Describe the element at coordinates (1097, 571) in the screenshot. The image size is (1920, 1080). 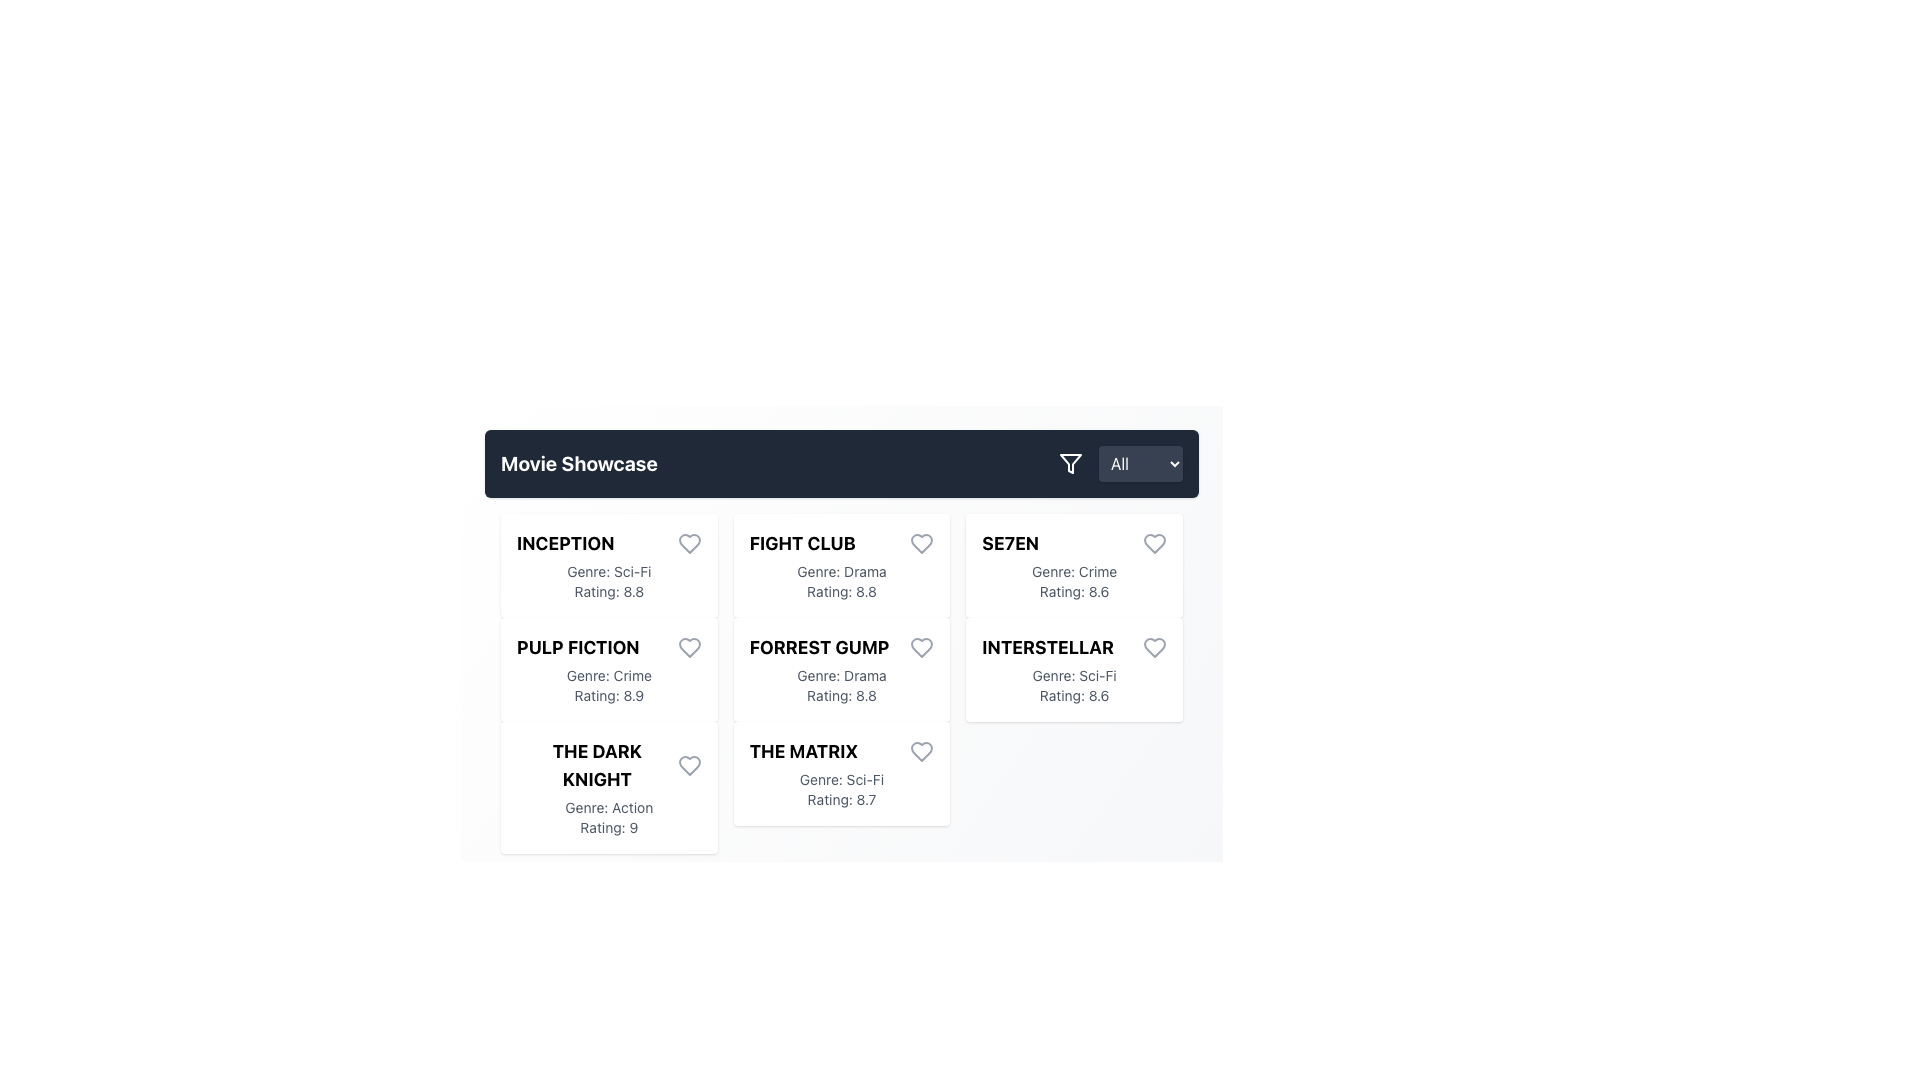
I see `the text label 'Crime' found in the Genre section of the movie card for 'SE7EN', which is visually styled in a standard font and located directly below the movie title` at that location.